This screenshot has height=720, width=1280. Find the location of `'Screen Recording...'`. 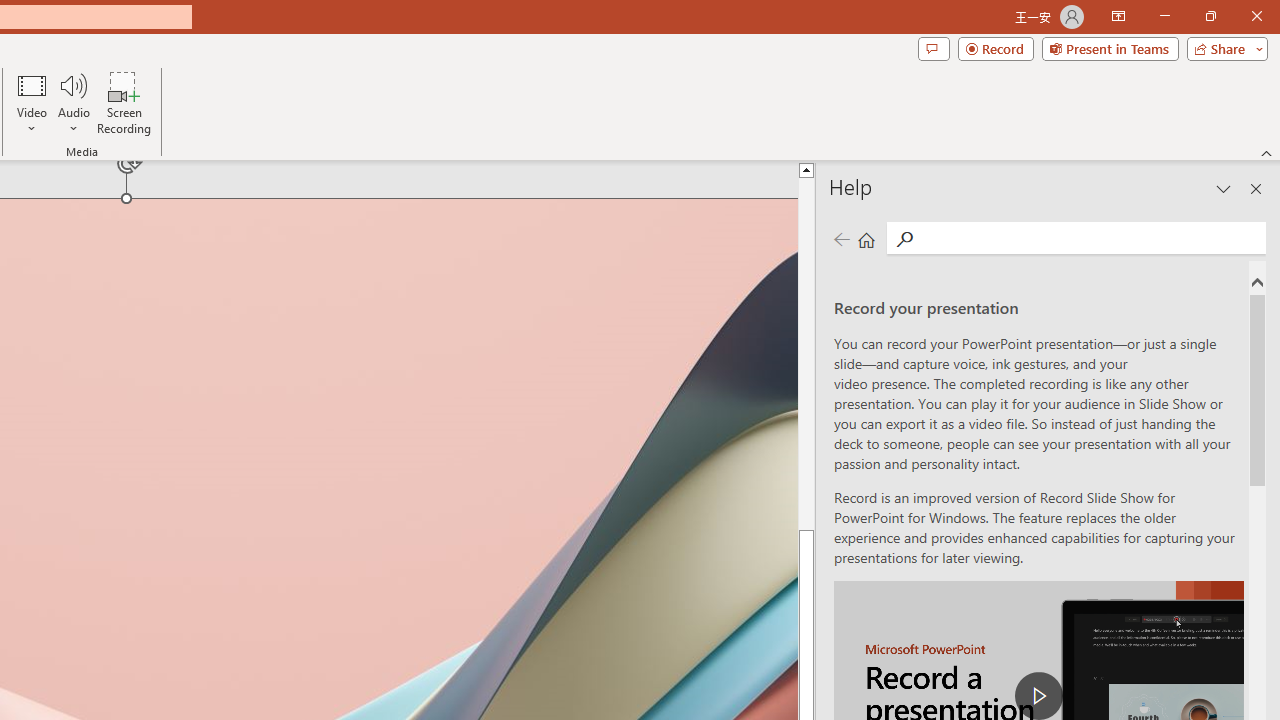

'Screen Recording...' is located at coordinates (123, 103).